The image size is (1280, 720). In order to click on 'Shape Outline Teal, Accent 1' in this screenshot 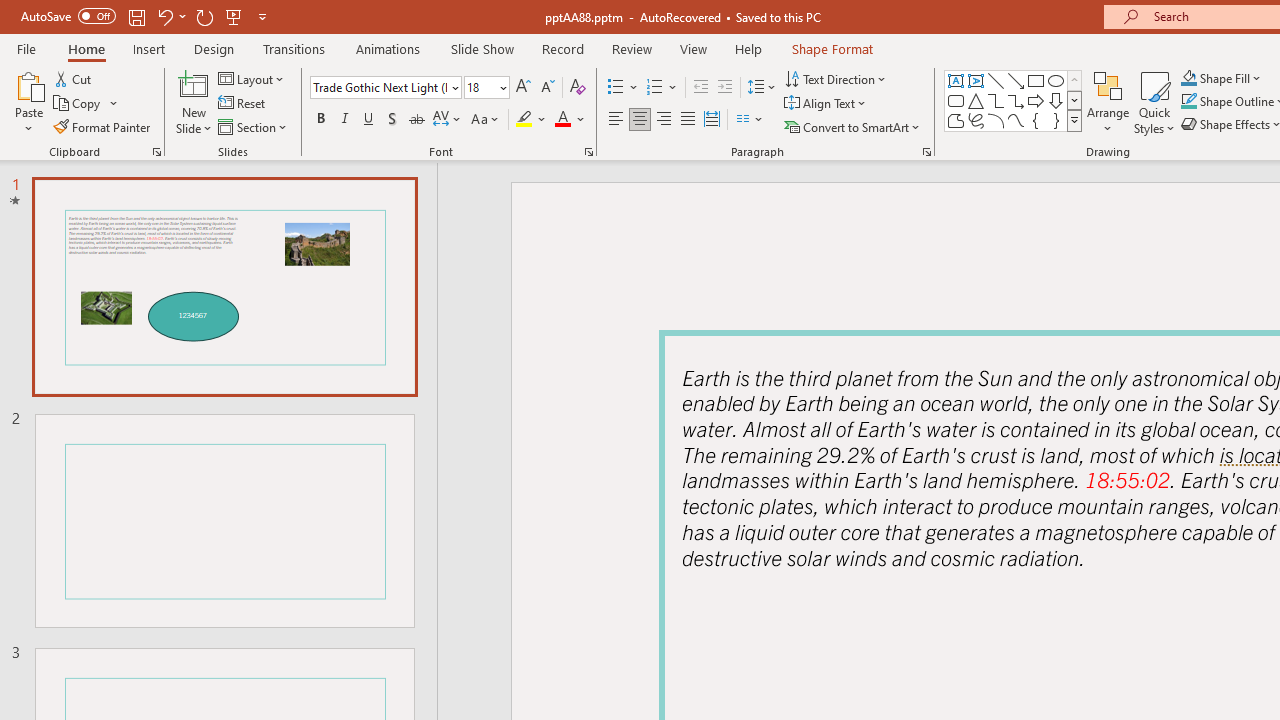, I will do `click(1189, 101)`.